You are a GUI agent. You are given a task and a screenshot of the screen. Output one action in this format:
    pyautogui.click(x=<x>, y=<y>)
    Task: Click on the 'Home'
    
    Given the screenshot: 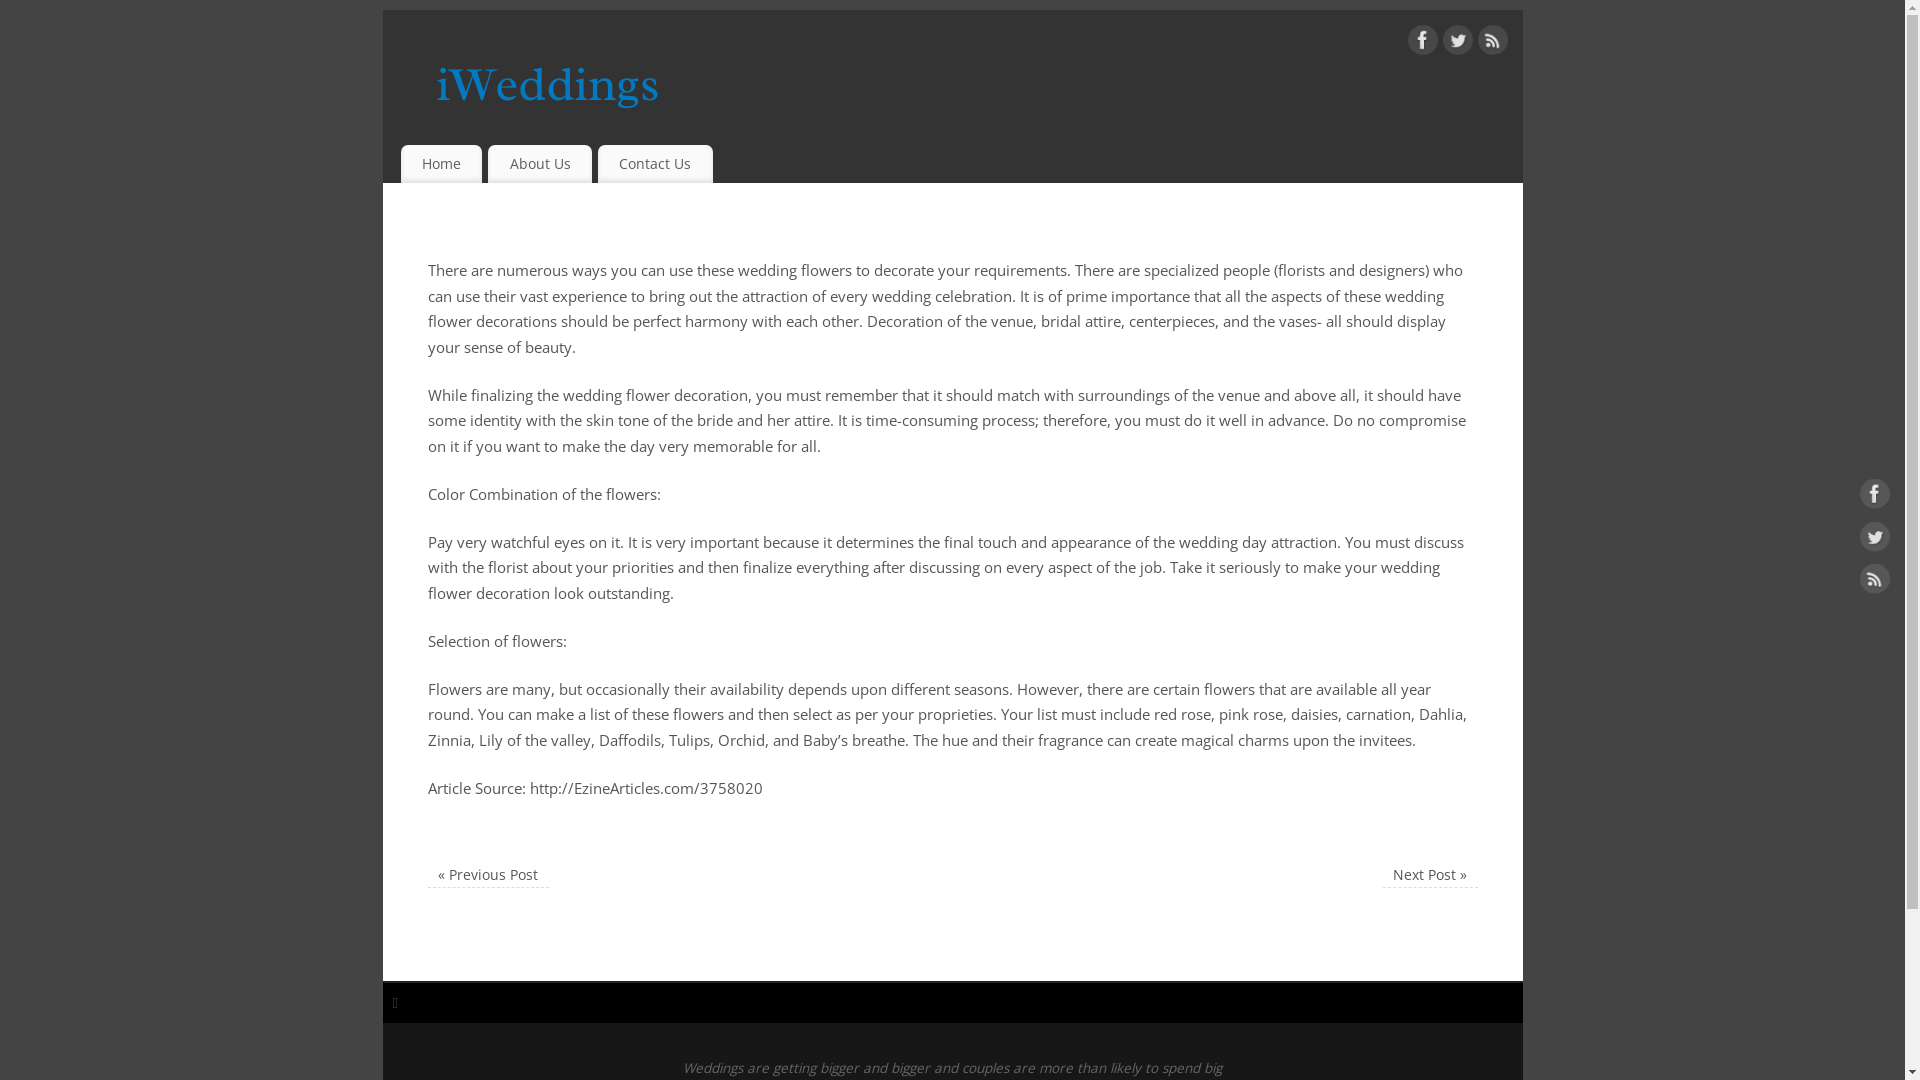 What is the action you would take?
    pyautogui.click(x=440, y=163)
    